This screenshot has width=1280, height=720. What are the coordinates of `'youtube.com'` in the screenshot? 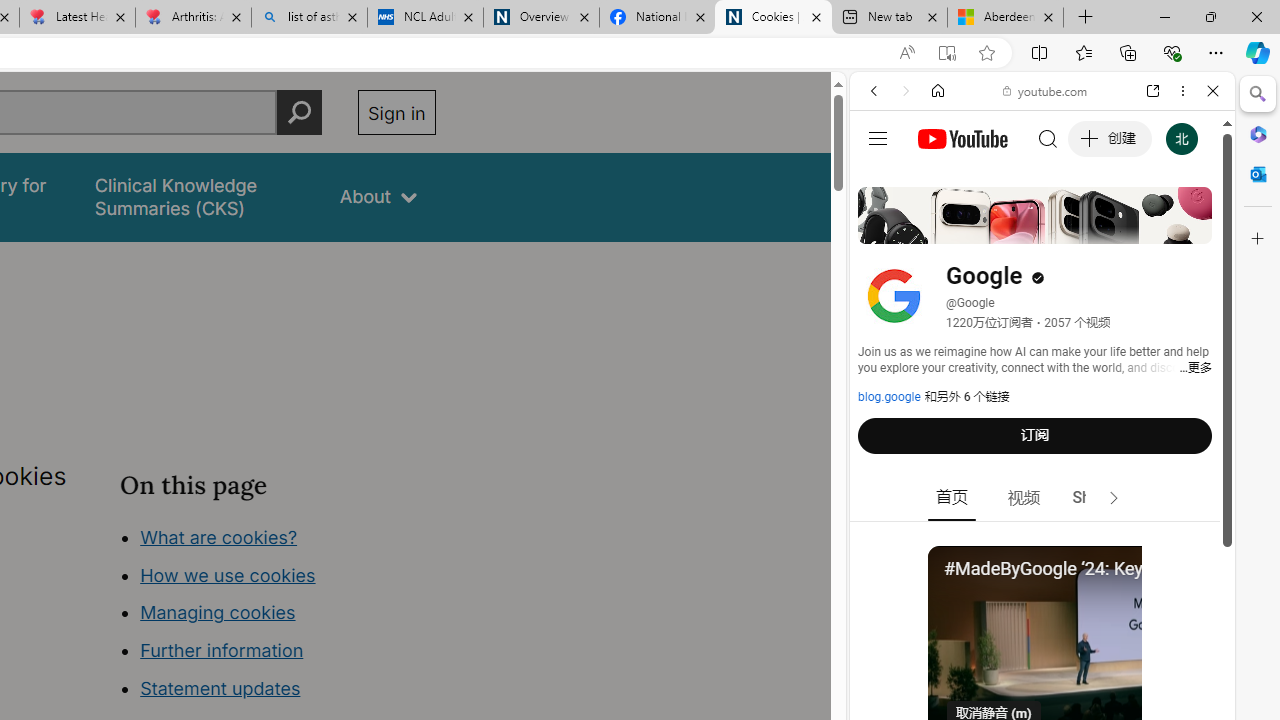 It's located at (1045, 91).